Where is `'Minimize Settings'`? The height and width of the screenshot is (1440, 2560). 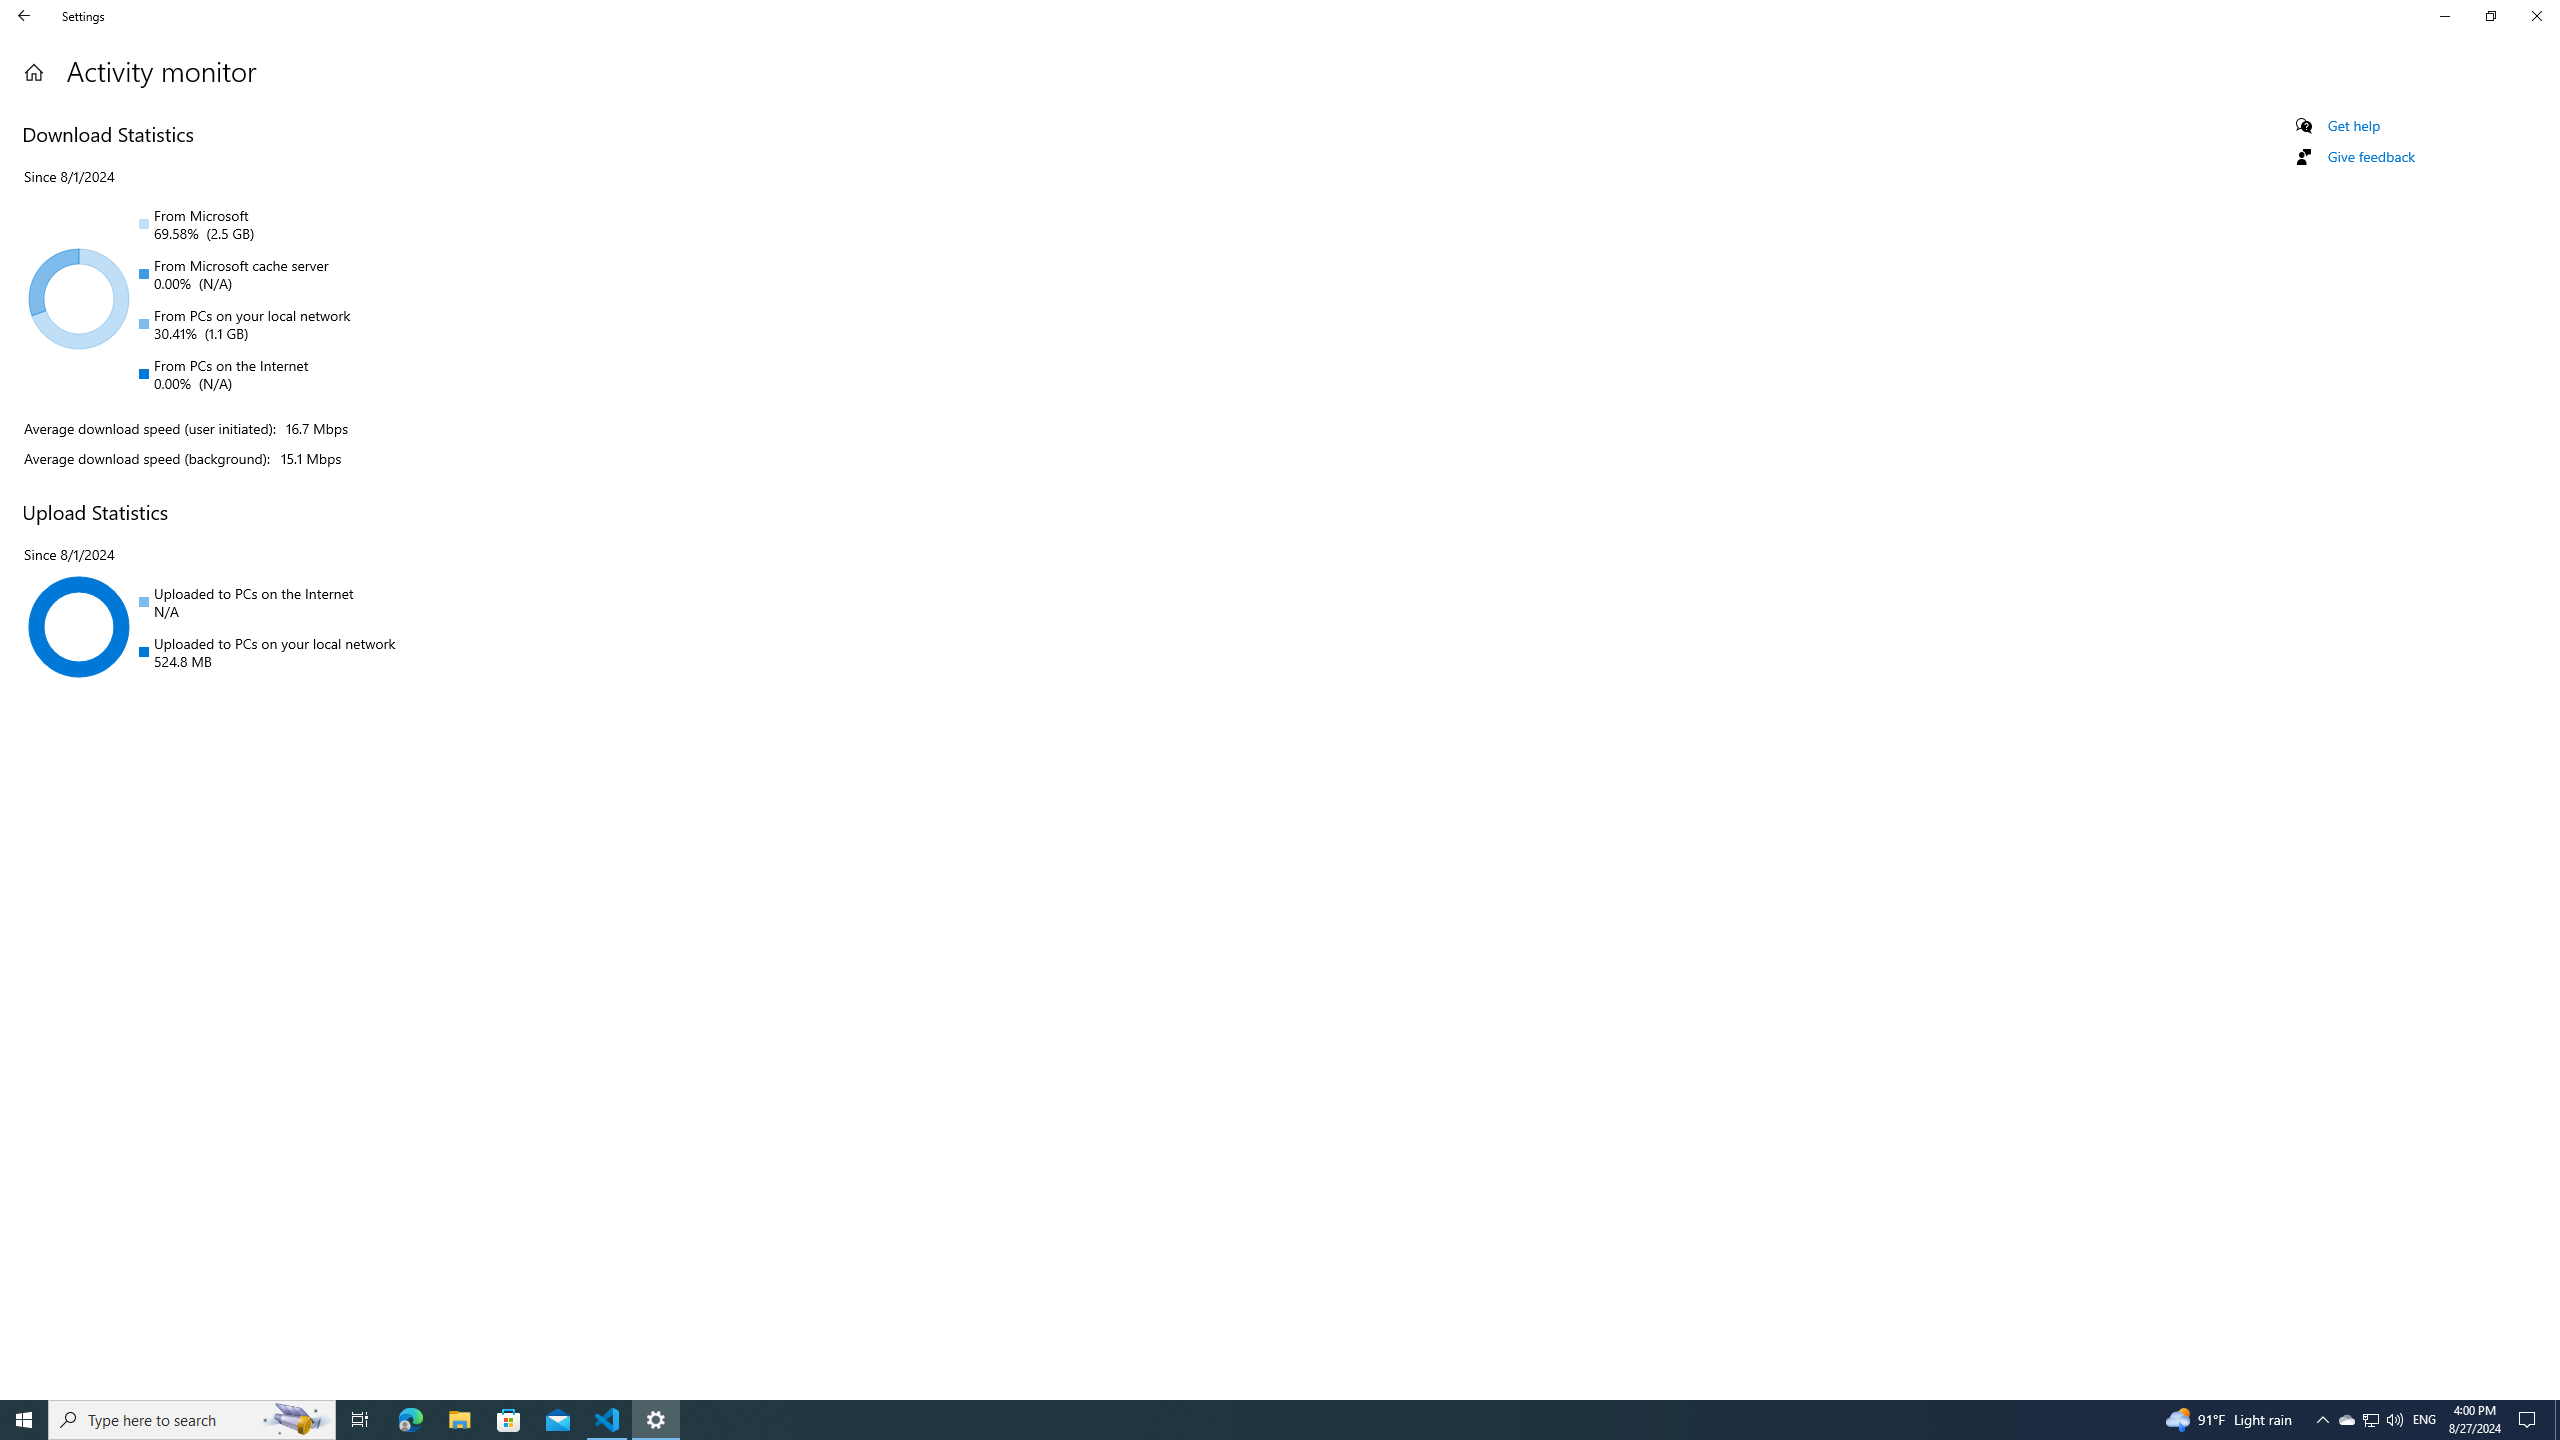
'Minimize Settings' is located at coordinates (2443, 15).